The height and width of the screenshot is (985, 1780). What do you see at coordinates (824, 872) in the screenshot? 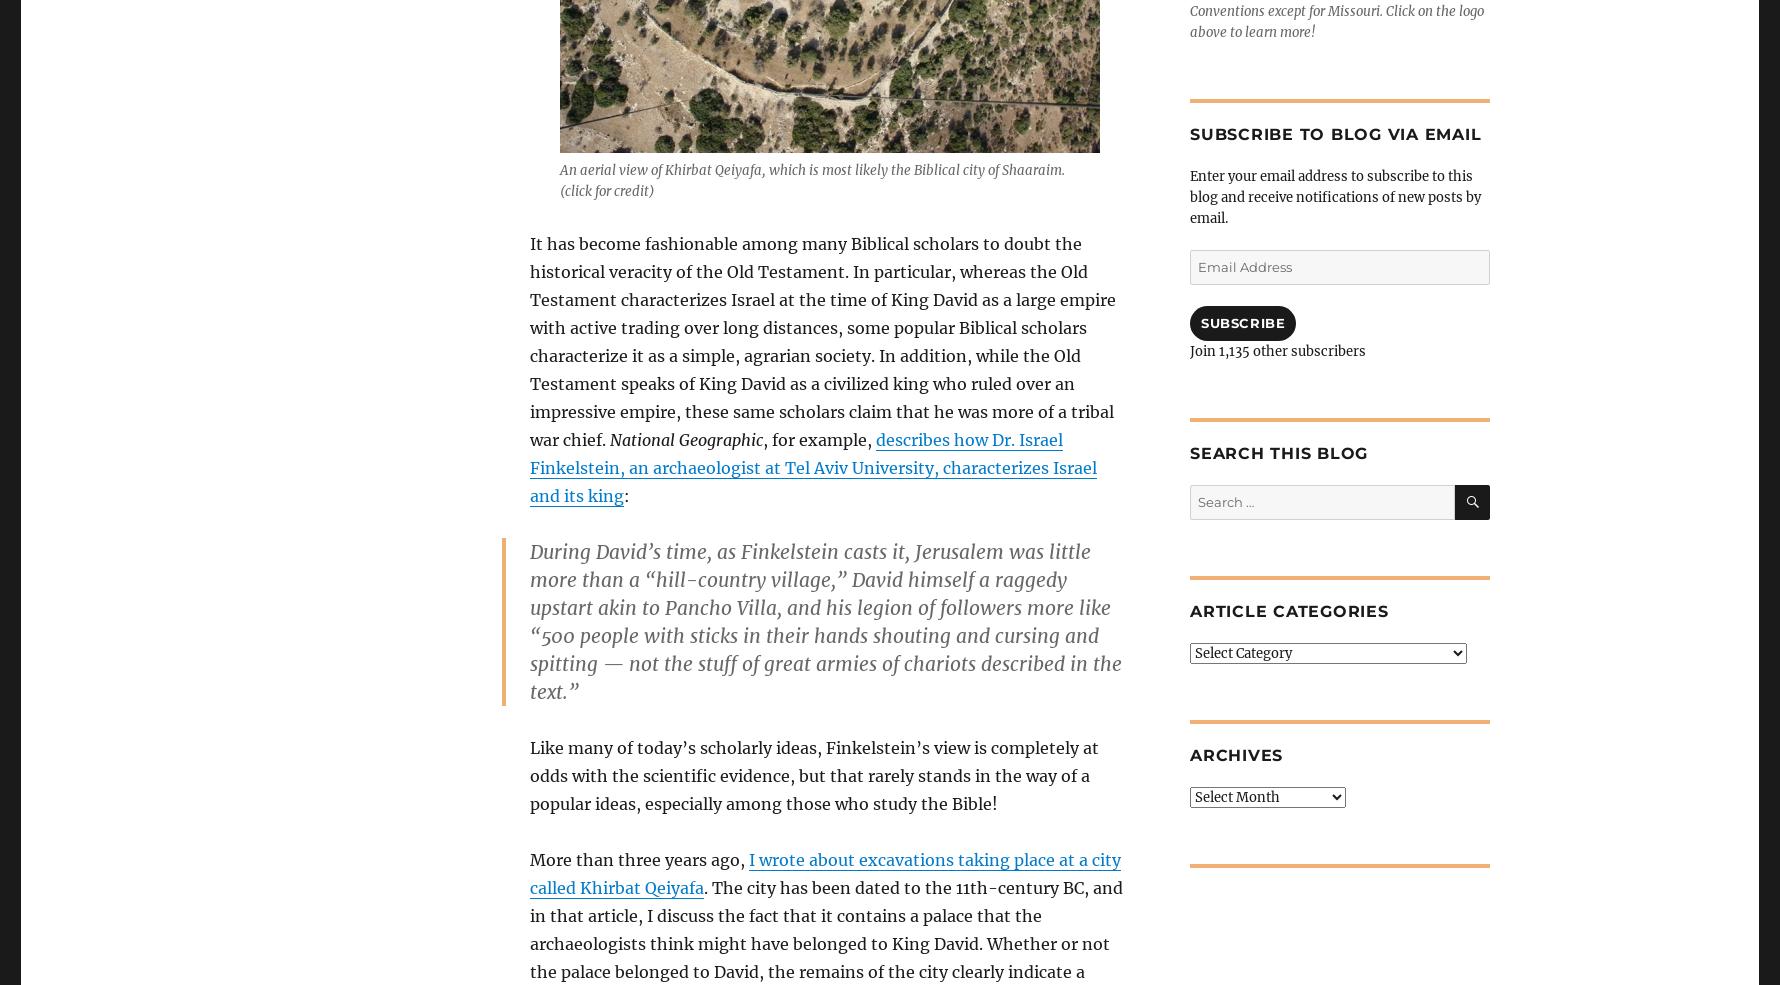
I see `'I wrote about excavations taking place at a city called Khirbat Qeiyafa'` at bounding box center [824, 872].